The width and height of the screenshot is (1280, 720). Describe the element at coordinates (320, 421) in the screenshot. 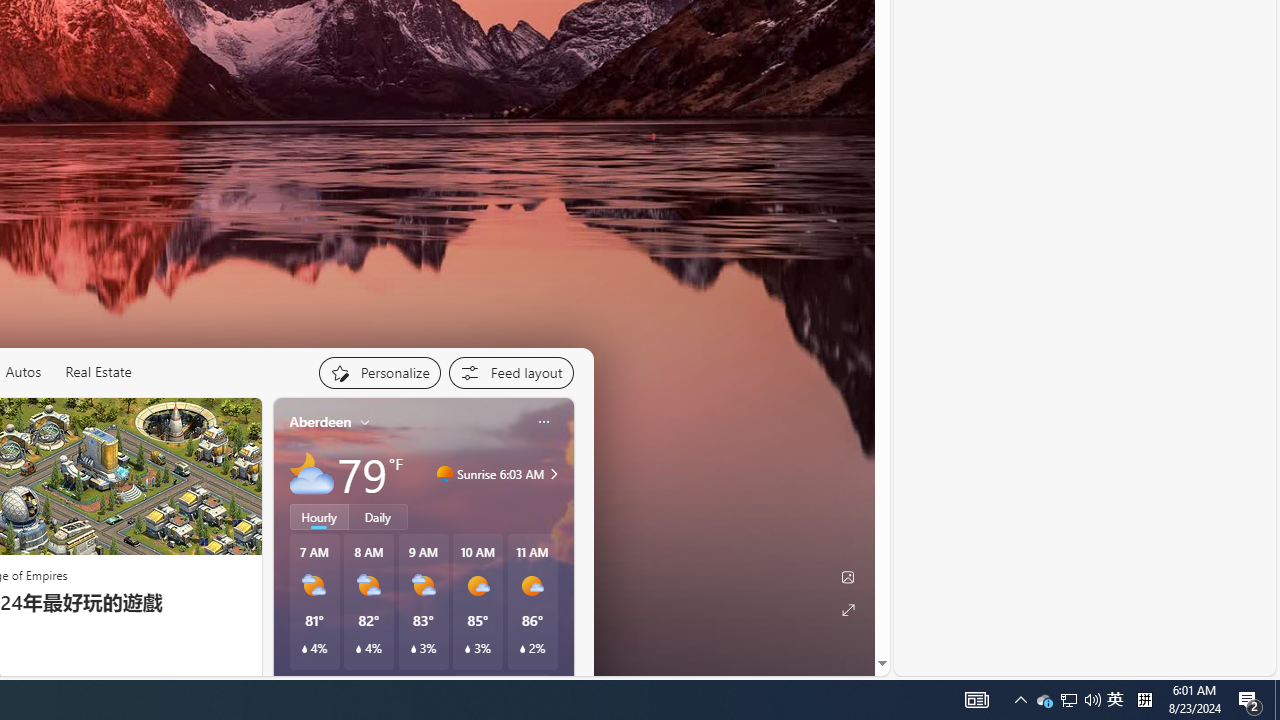

I see `'Aberdeen'` at that location.